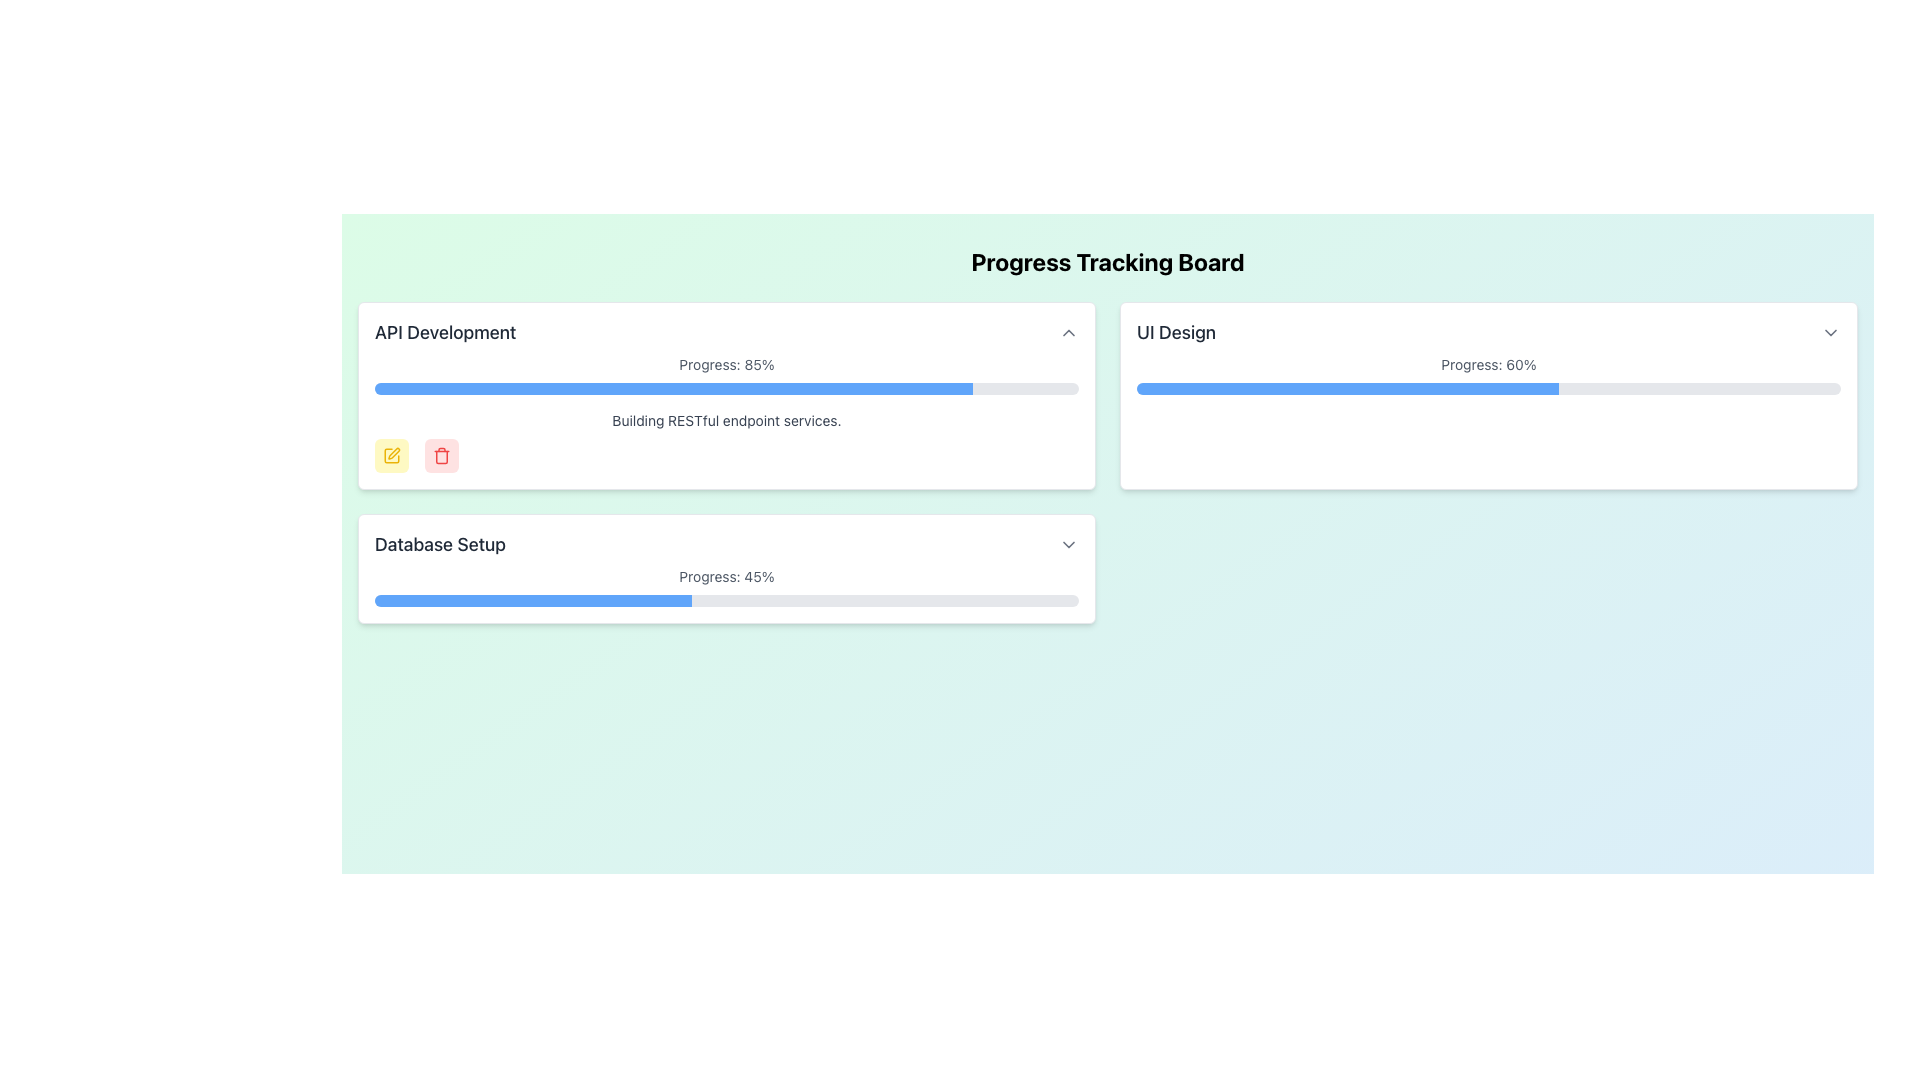  I want to click on the delete button located underneath the progress bar of the 'API Development' section, so click(440, 455).